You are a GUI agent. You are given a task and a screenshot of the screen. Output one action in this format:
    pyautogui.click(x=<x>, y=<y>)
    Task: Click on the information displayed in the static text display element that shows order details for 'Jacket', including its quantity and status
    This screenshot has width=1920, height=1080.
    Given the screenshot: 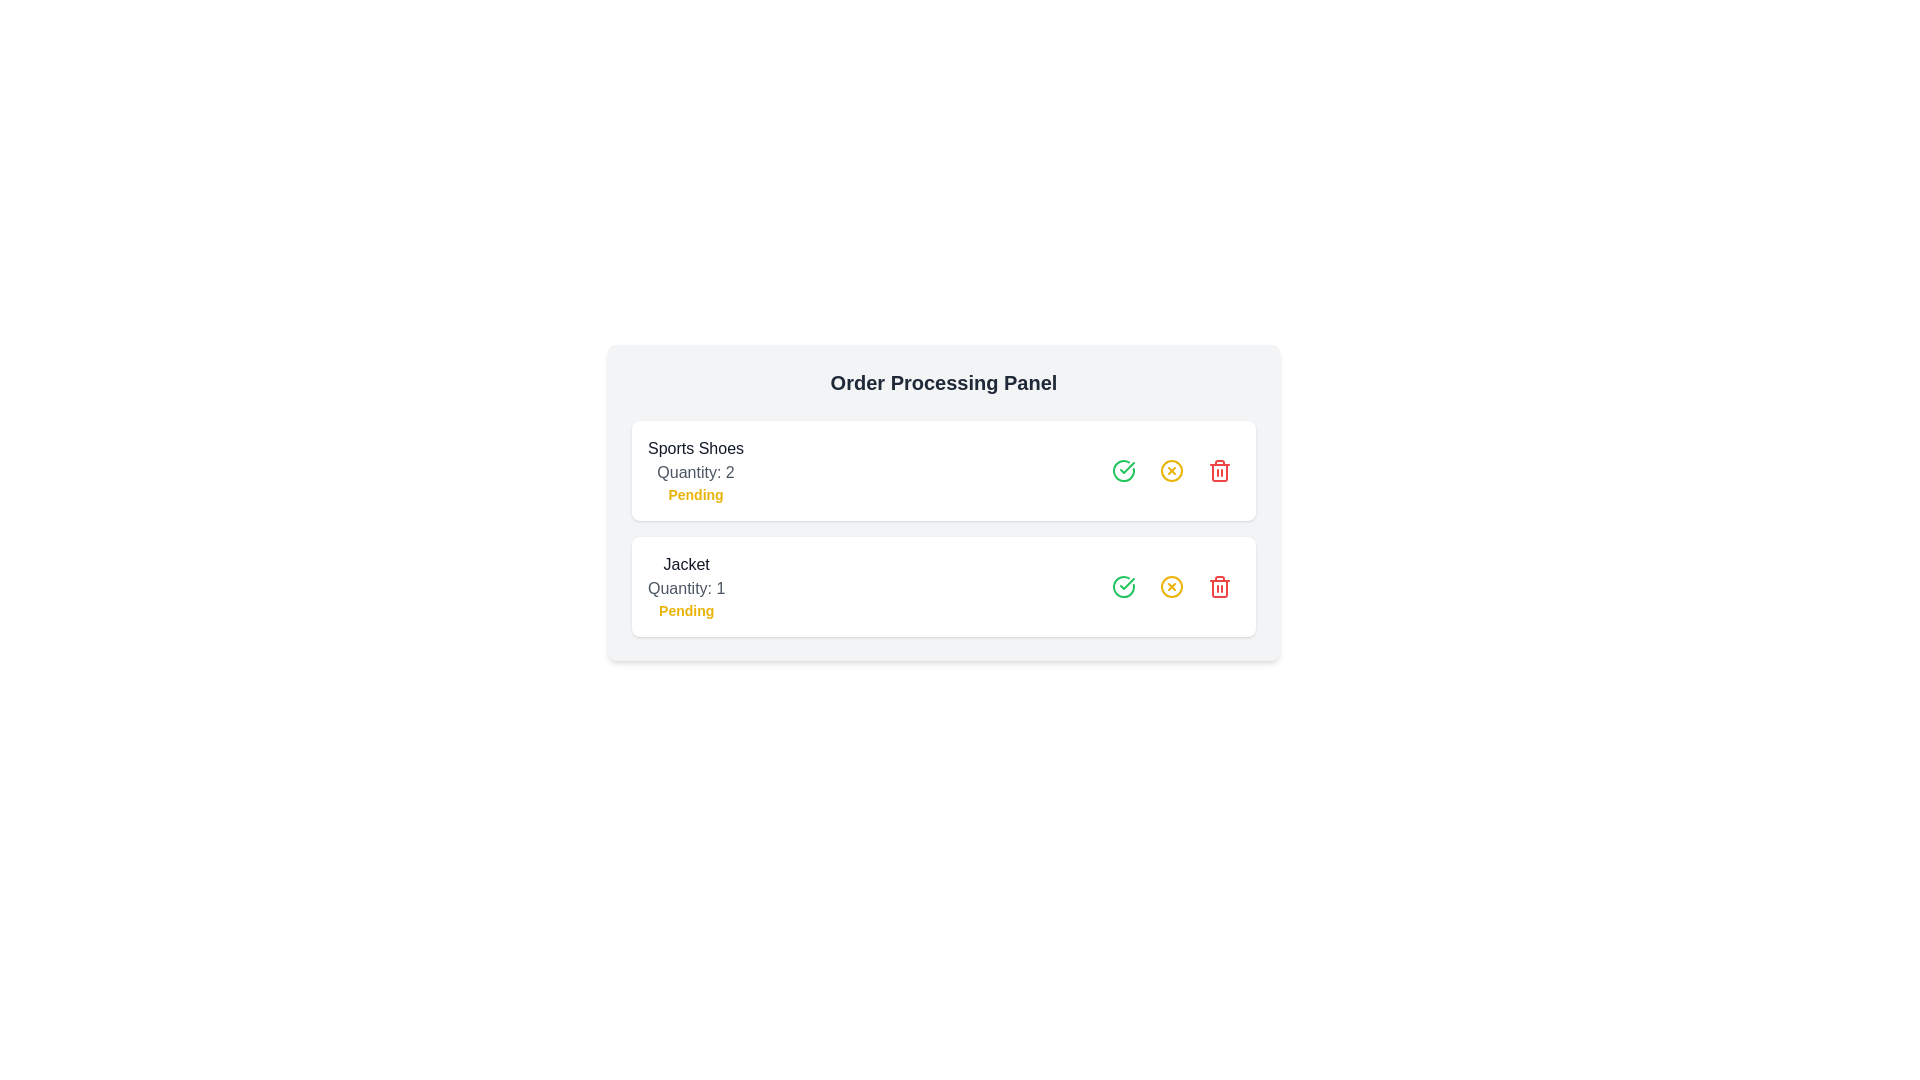 What is the action you would take?
    pyautogui.click(x=686, y=585)
    